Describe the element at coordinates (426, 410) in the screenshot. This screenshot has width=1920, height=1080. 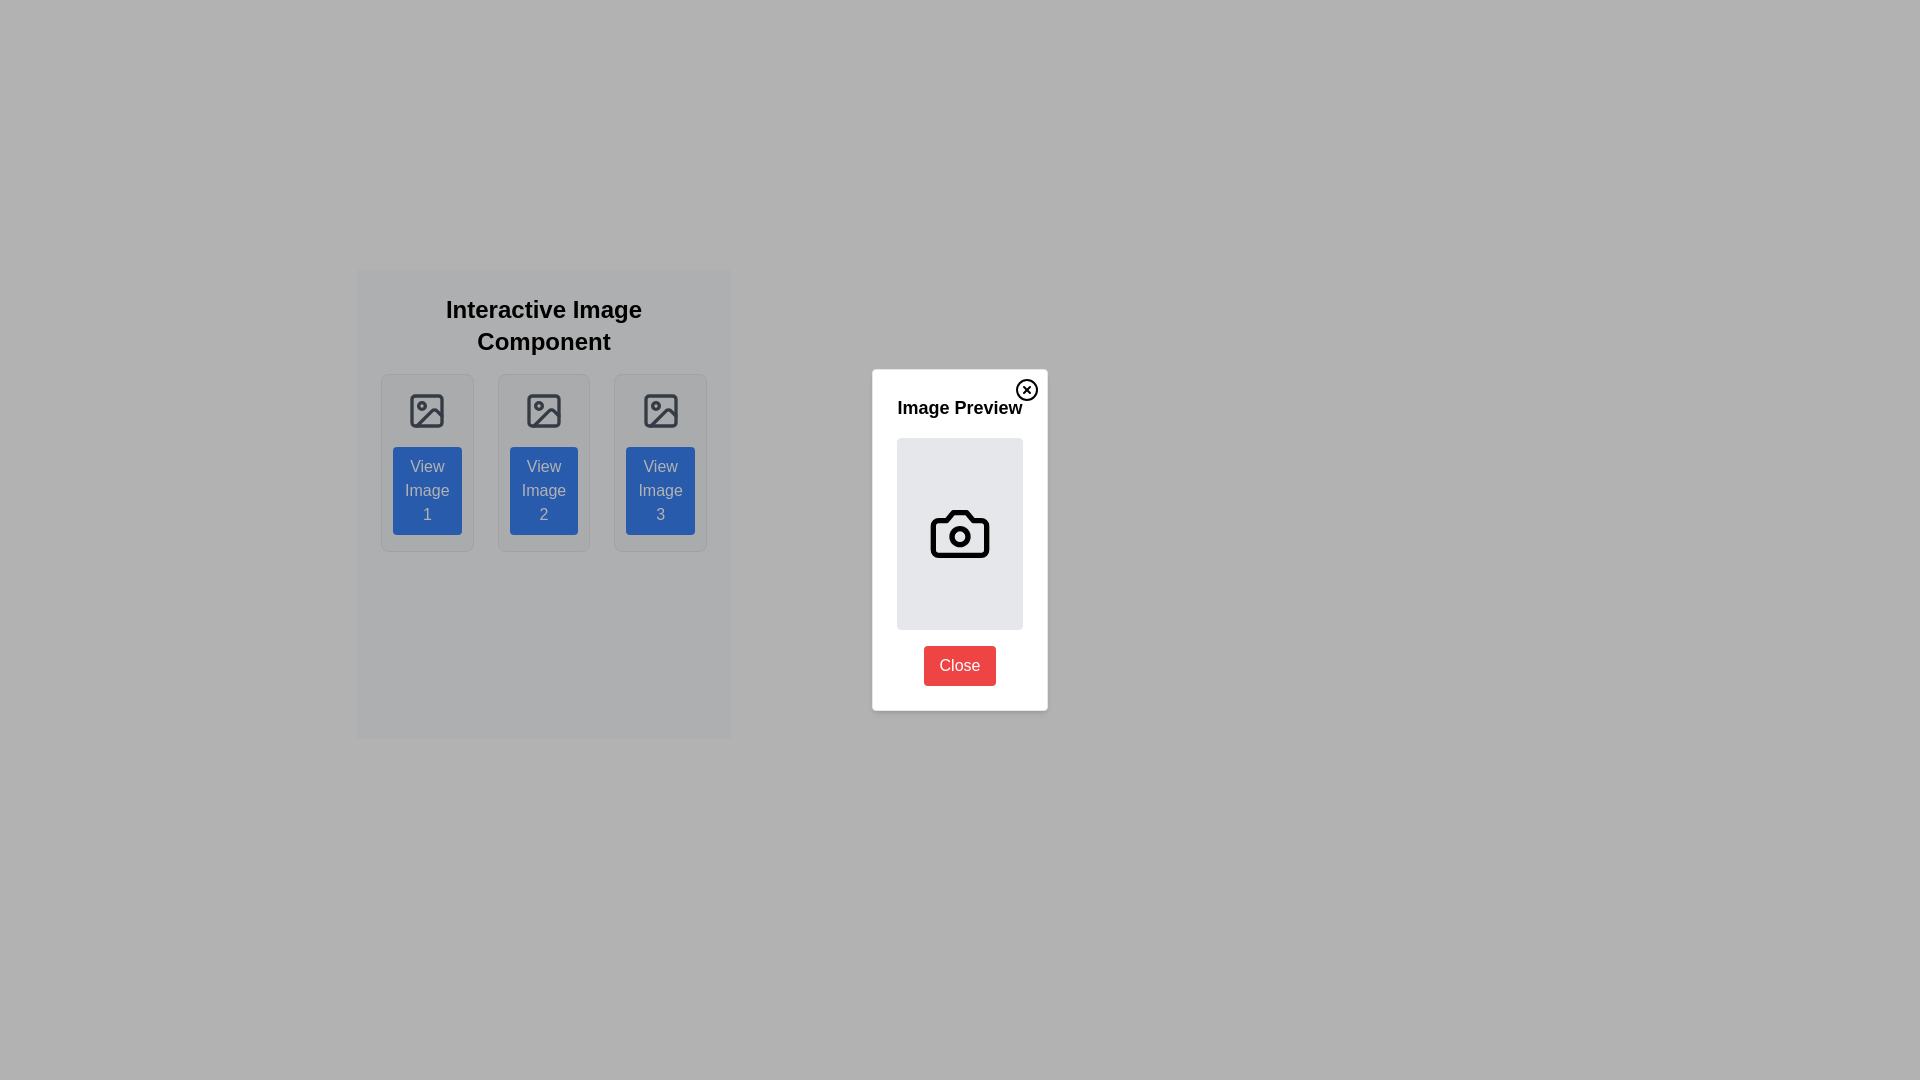
I see `the visual representation of the first icon in the row of three icons within the 'Interactive Image Component' section, which is located above the 'View Image 1' button` at that location.